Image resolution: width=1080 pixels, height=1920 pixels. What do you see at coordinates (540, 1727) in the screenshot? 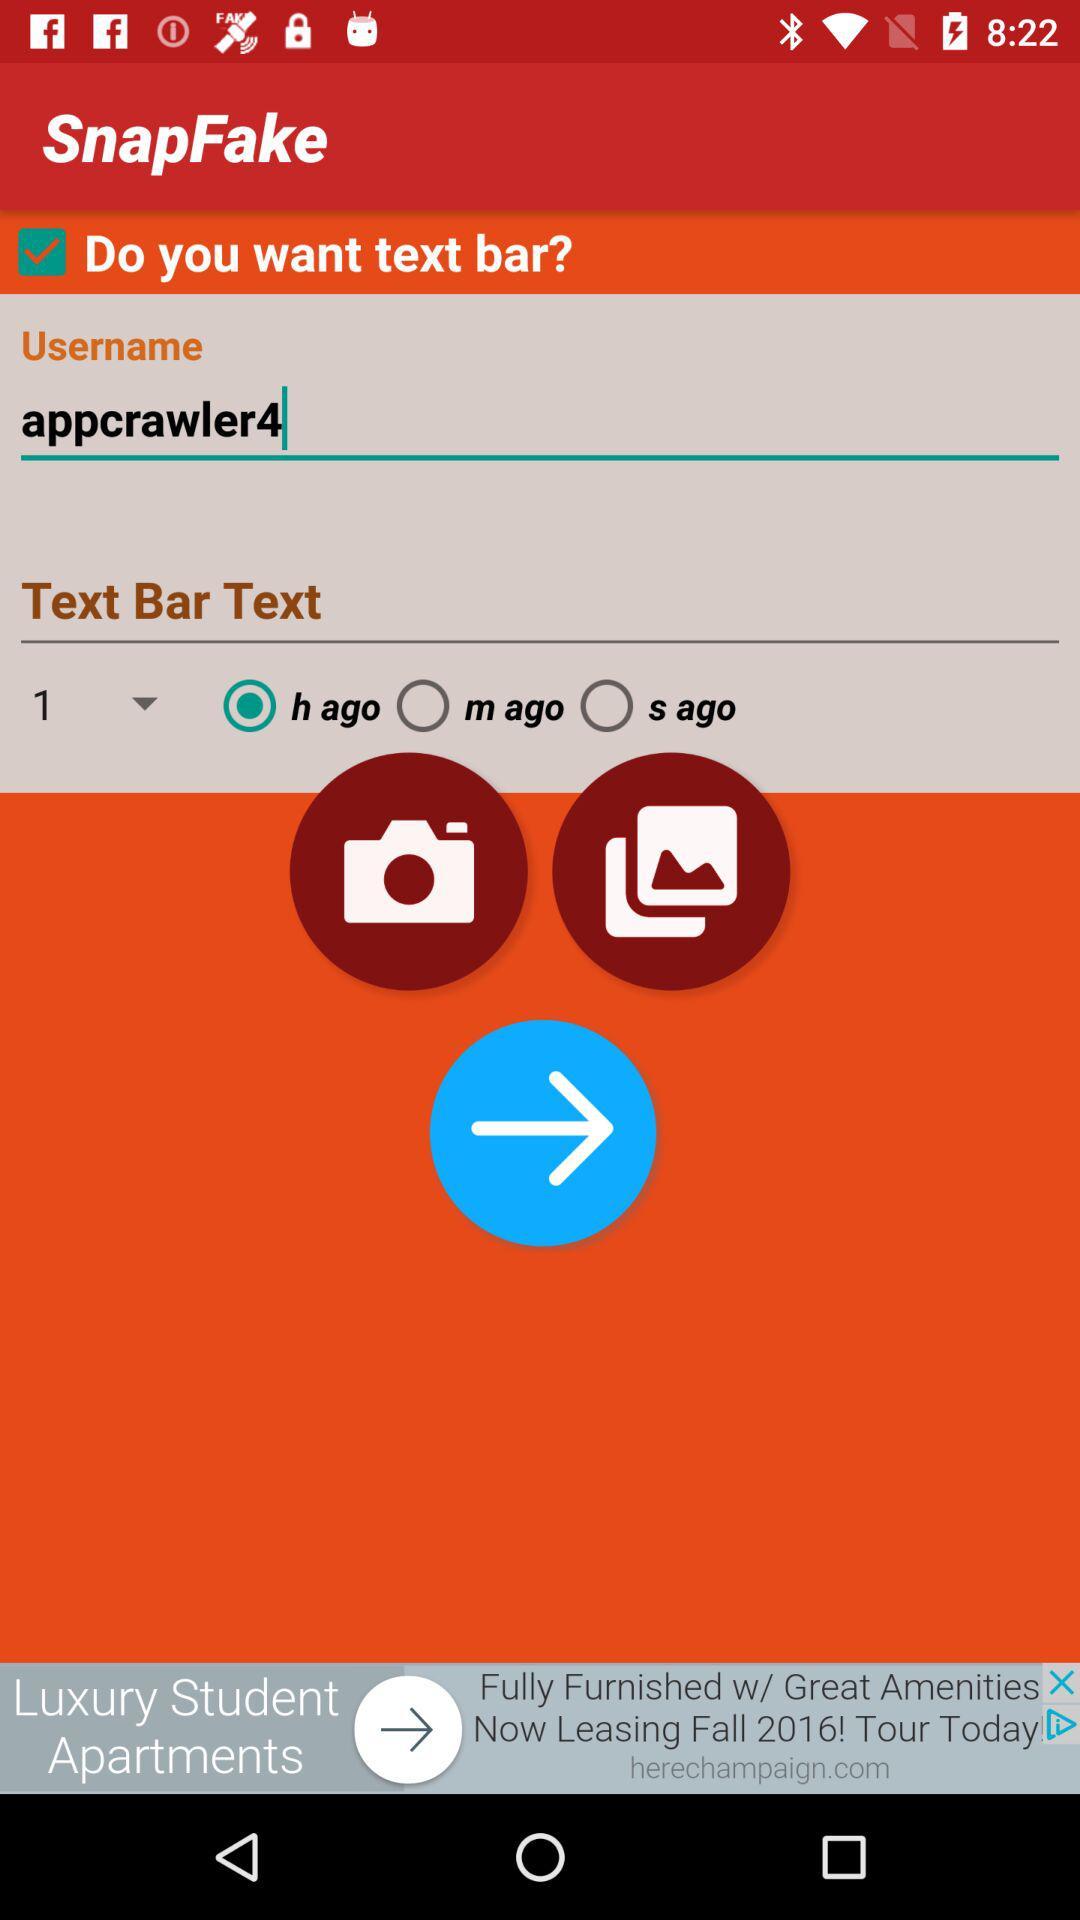
I see `the picture` at bounding box center [540, 1727].